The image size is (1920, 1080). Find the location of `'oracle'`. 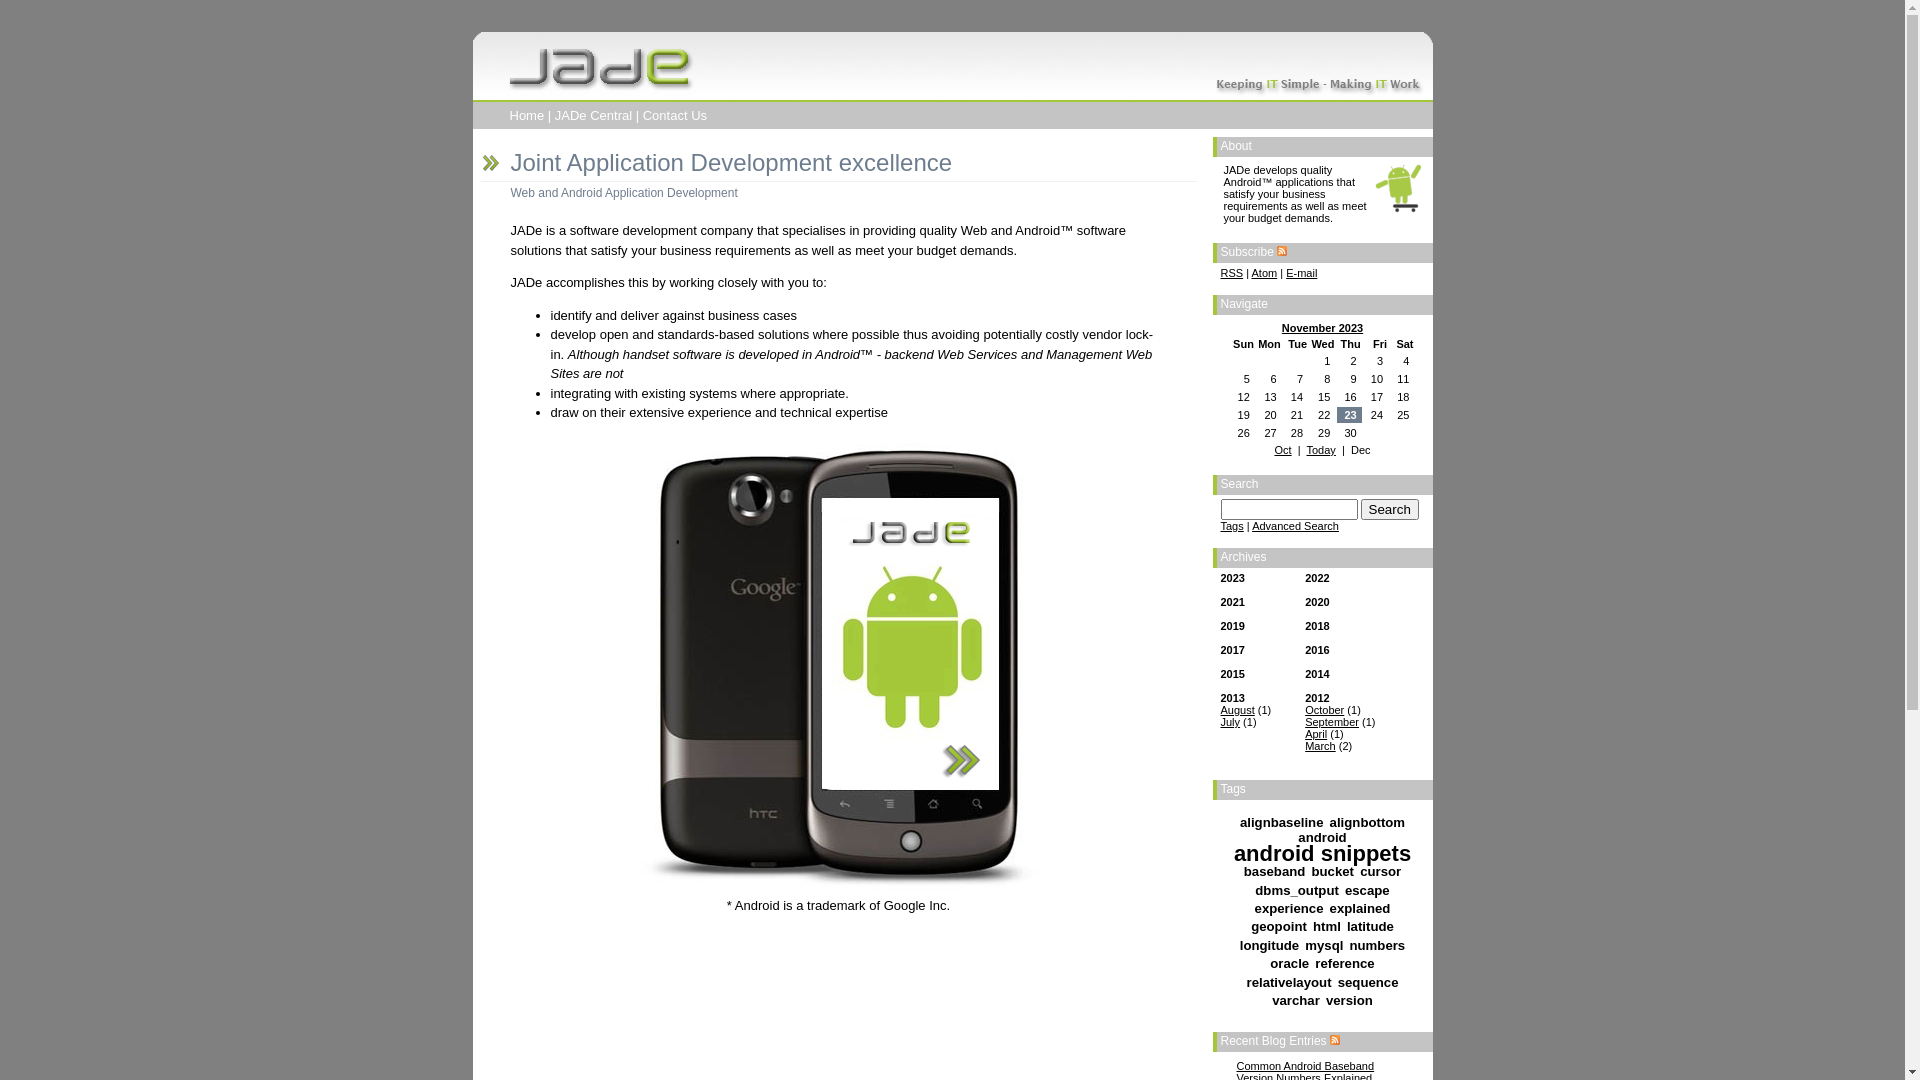

'oracle' is located at coordinates (1289, 962).